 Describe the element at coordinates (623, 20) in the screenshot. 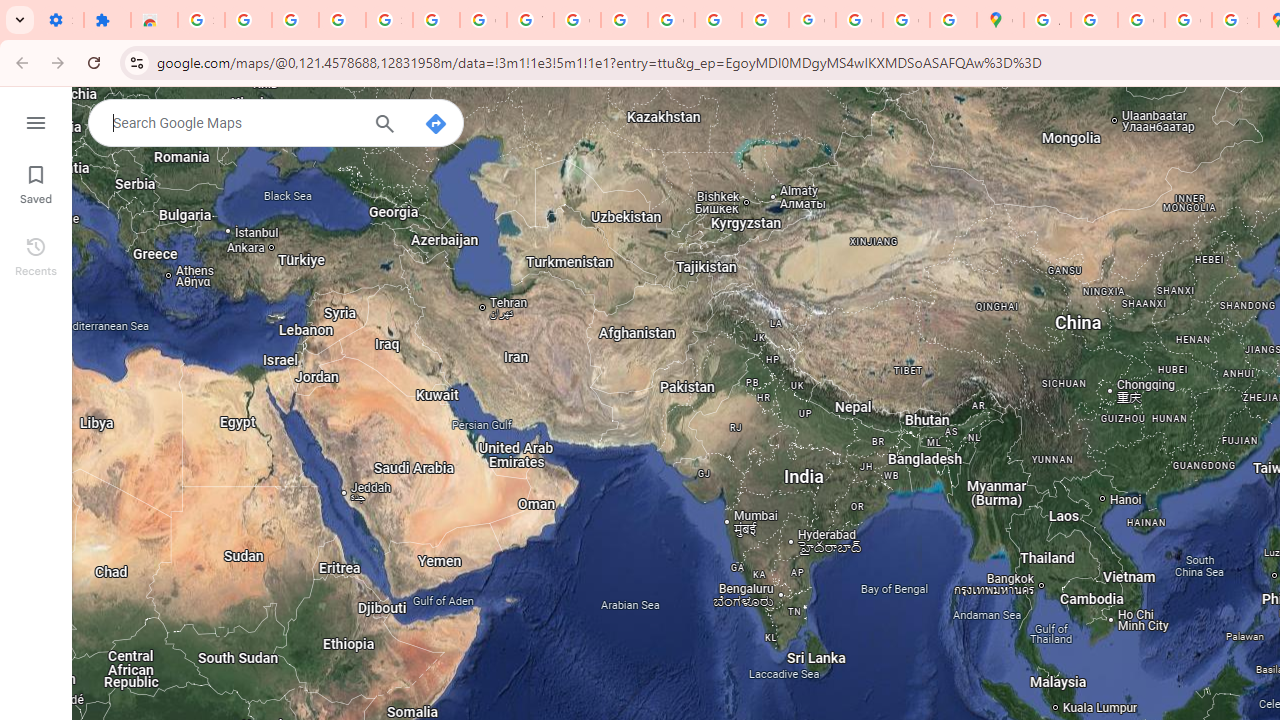

I see `'https://scholar.google.com/'` at that location.